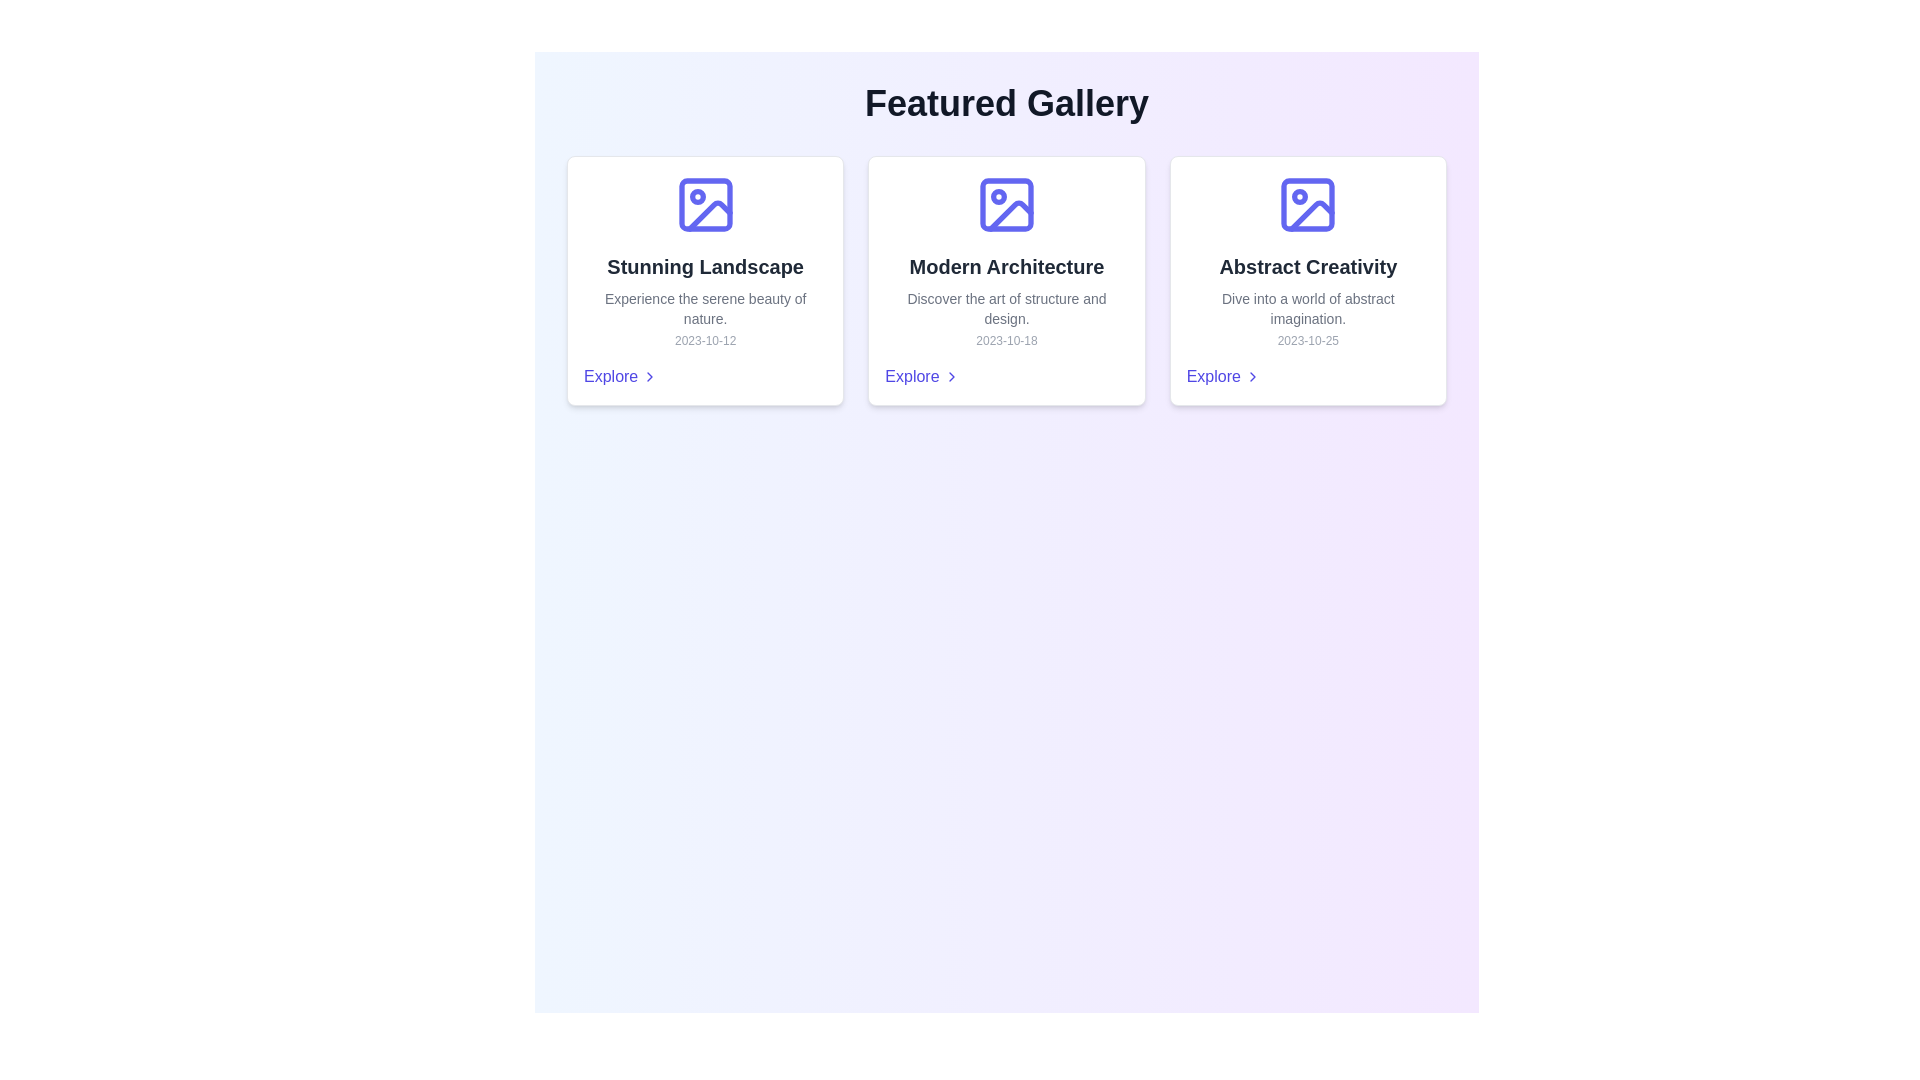 Image resolution: width=1920 pixels, height=1080 pixels. Describe the element at coordinates (1251, 377) in the screenshot. I see `the interactive icon next to the 'Explore' link in the 'Abstract Creativity' card to trigger any available hover effects` at that location.